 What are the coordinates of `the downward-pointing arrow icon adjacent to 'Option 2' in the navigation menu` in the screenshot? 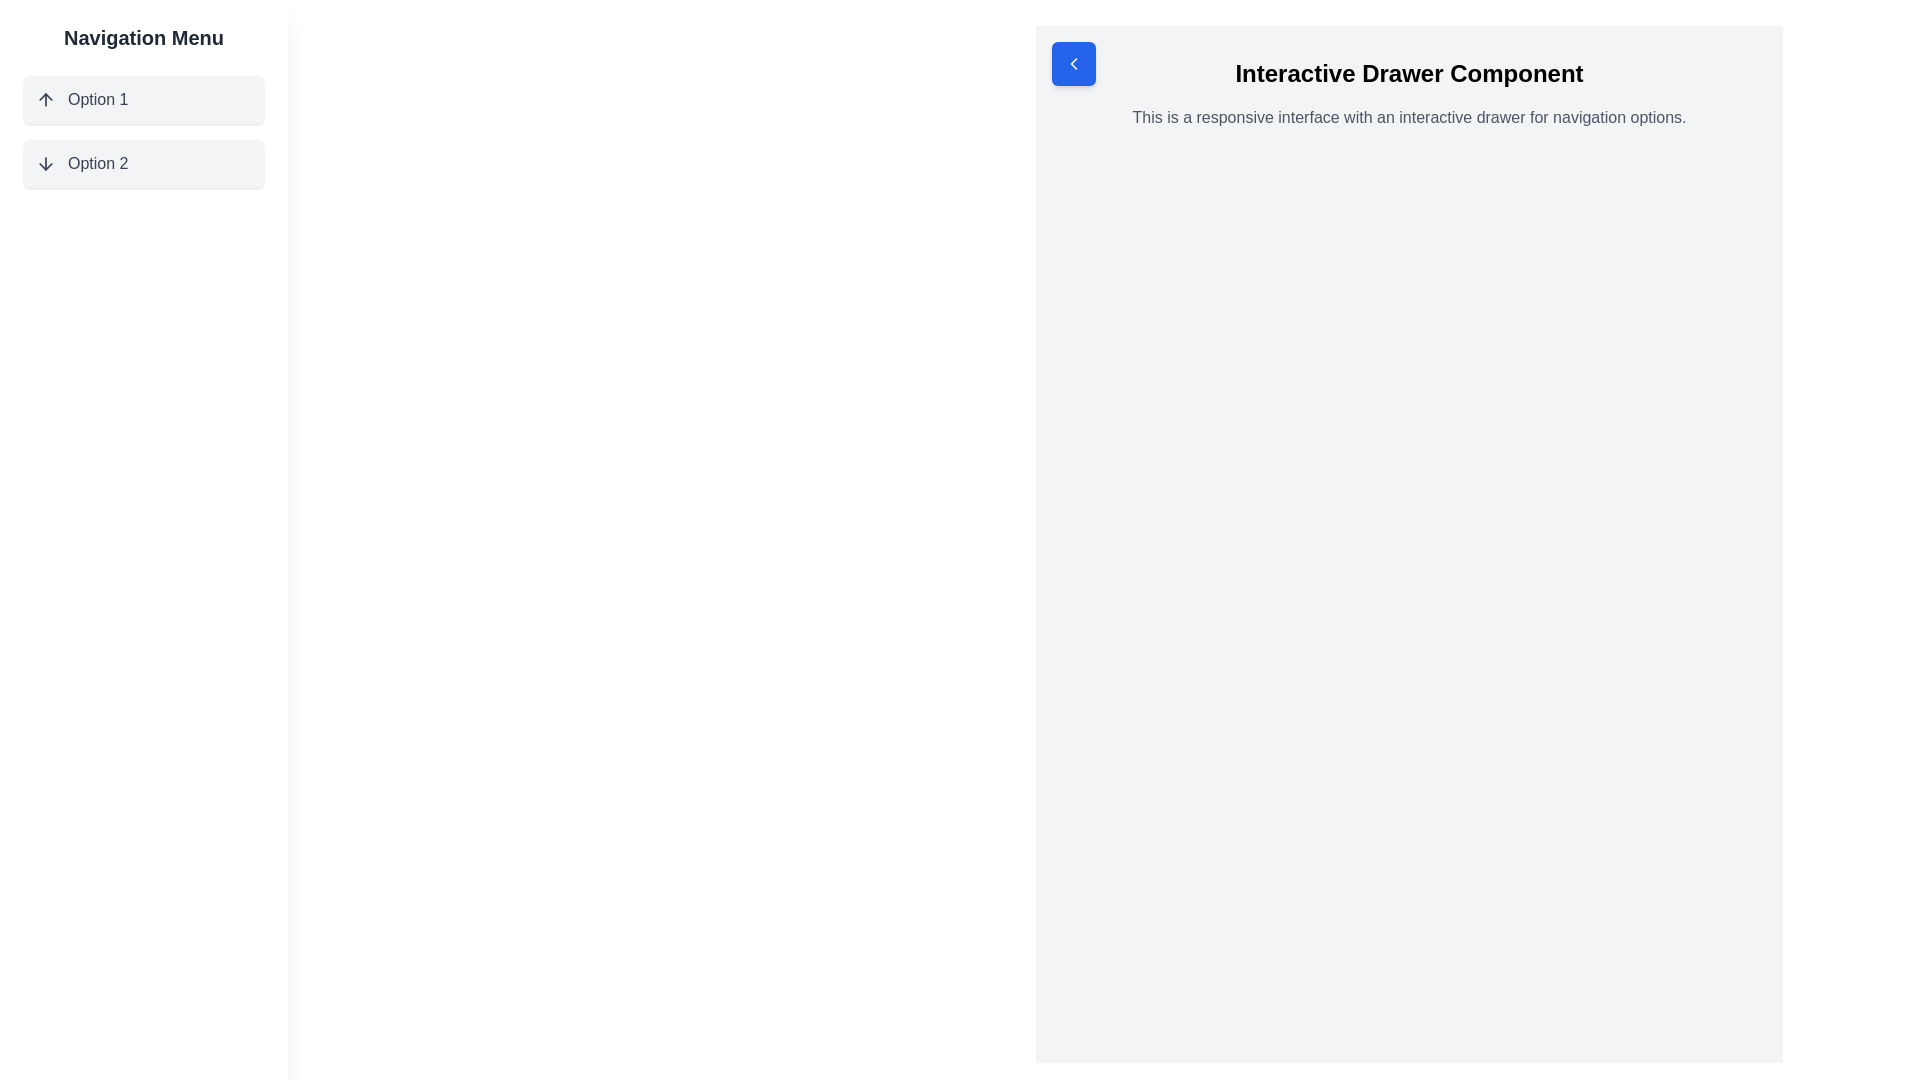 It's located at (46, 163).